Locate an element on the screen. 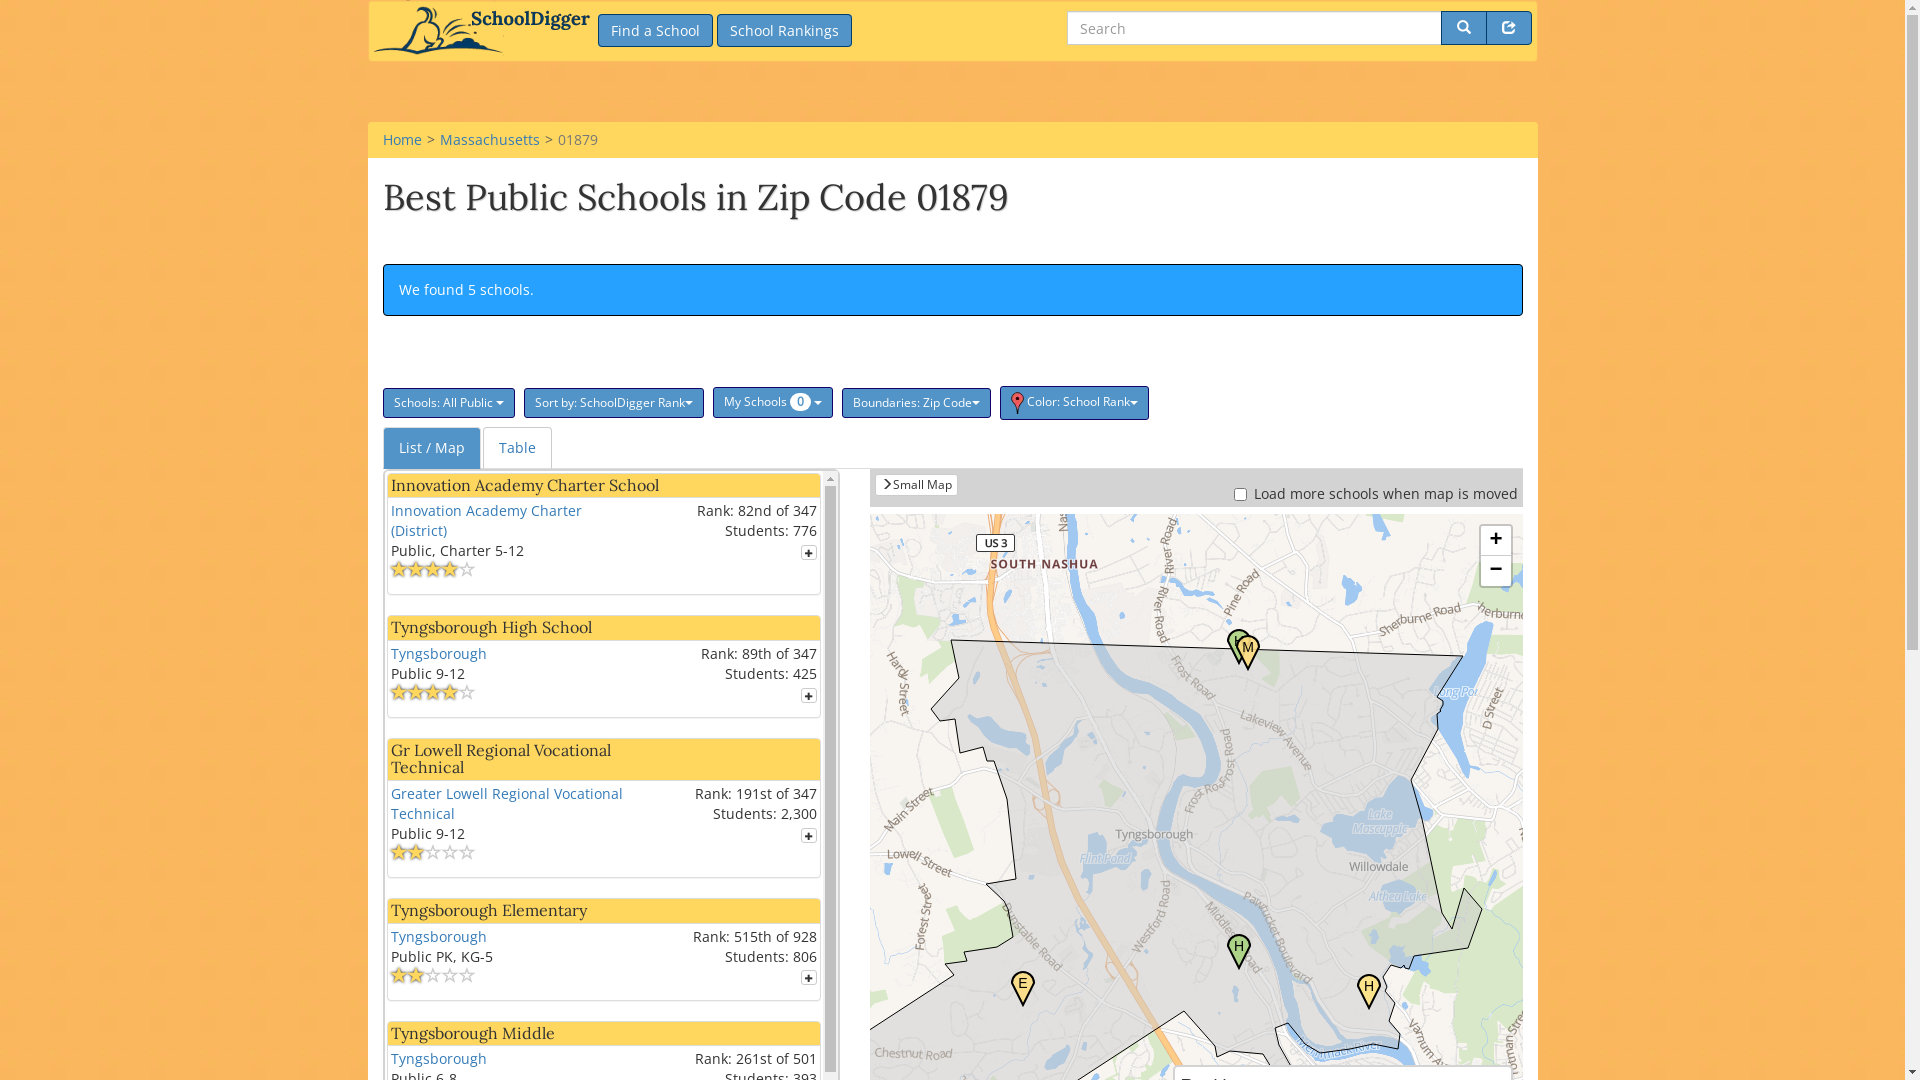  'Tyngsborough Elementary' is located at coordinates (488, 910).